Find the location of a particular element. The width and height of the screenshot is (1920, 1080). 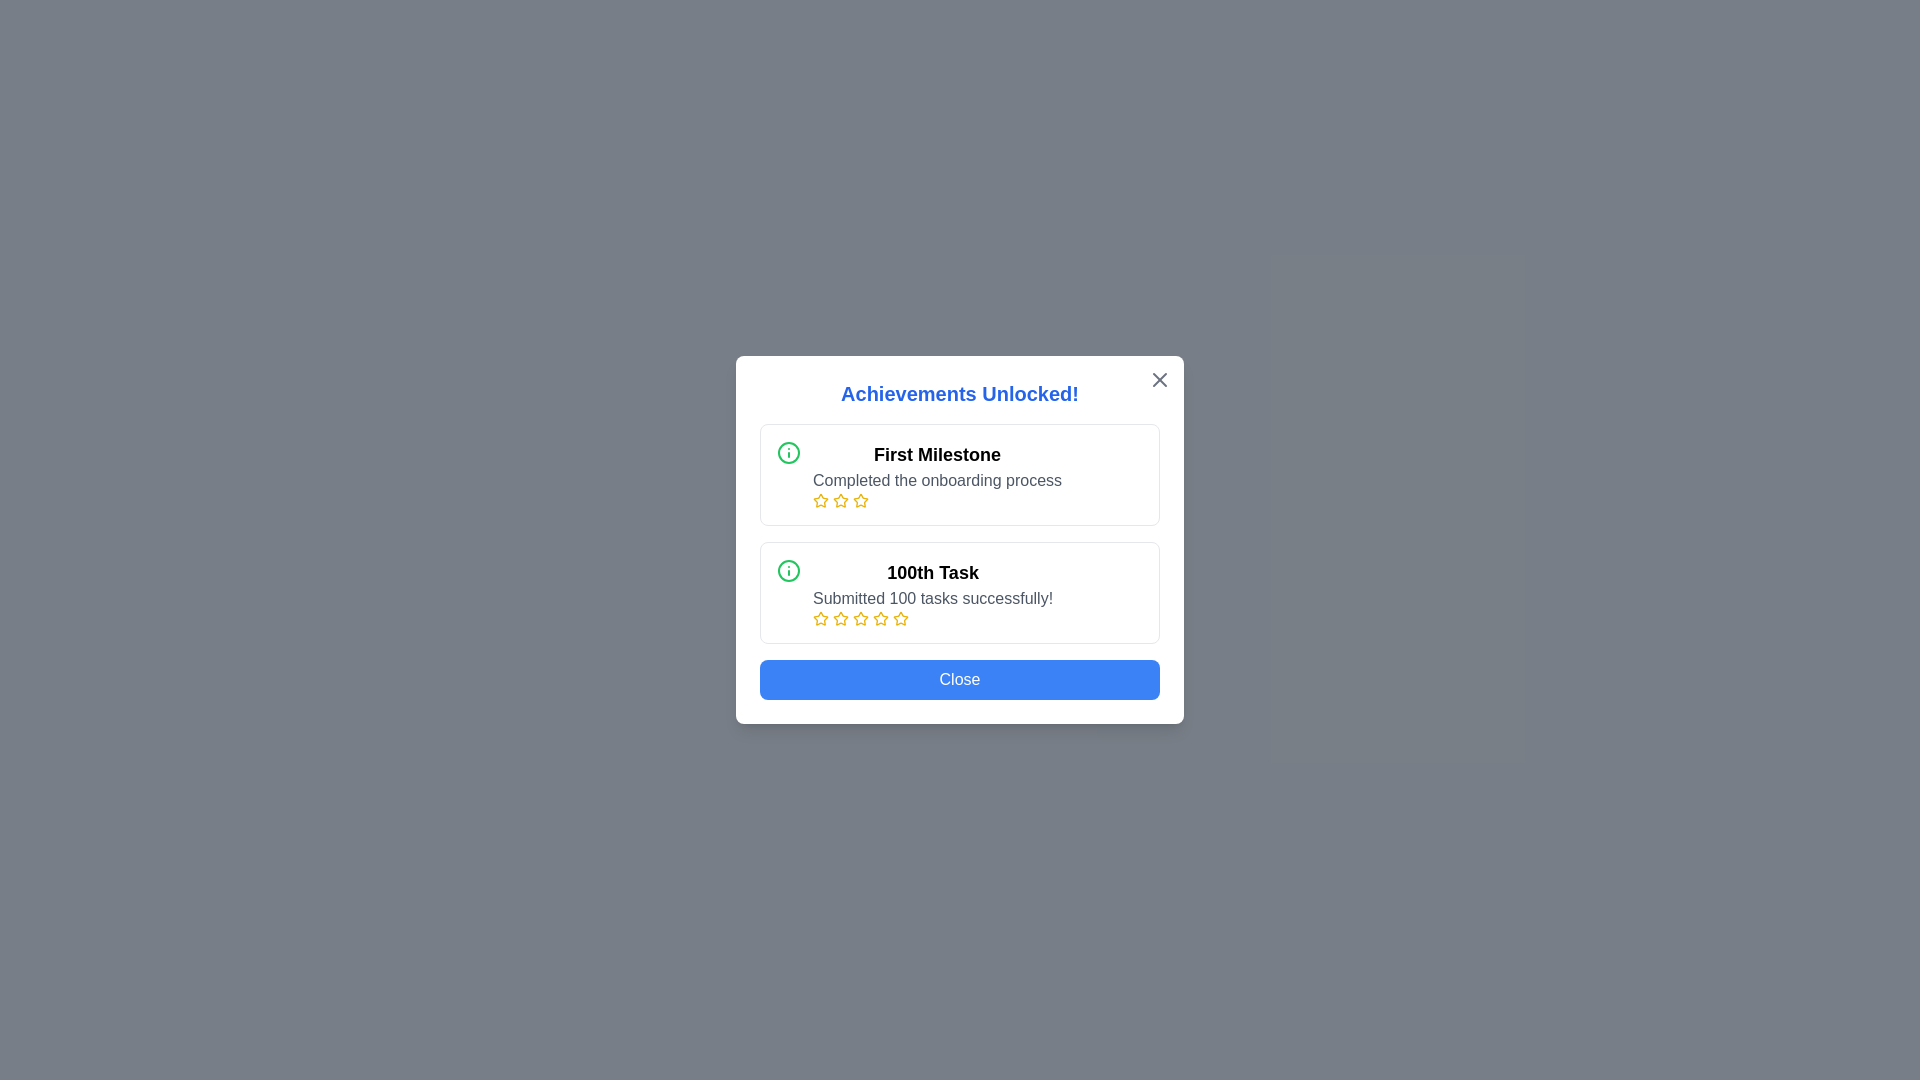

the status of the star-shaped icon with a yellow outline, representing a rating or achievement, which is the third icon in a row of five below the 'First Milestone' heading is located at coordinates (840, 500).